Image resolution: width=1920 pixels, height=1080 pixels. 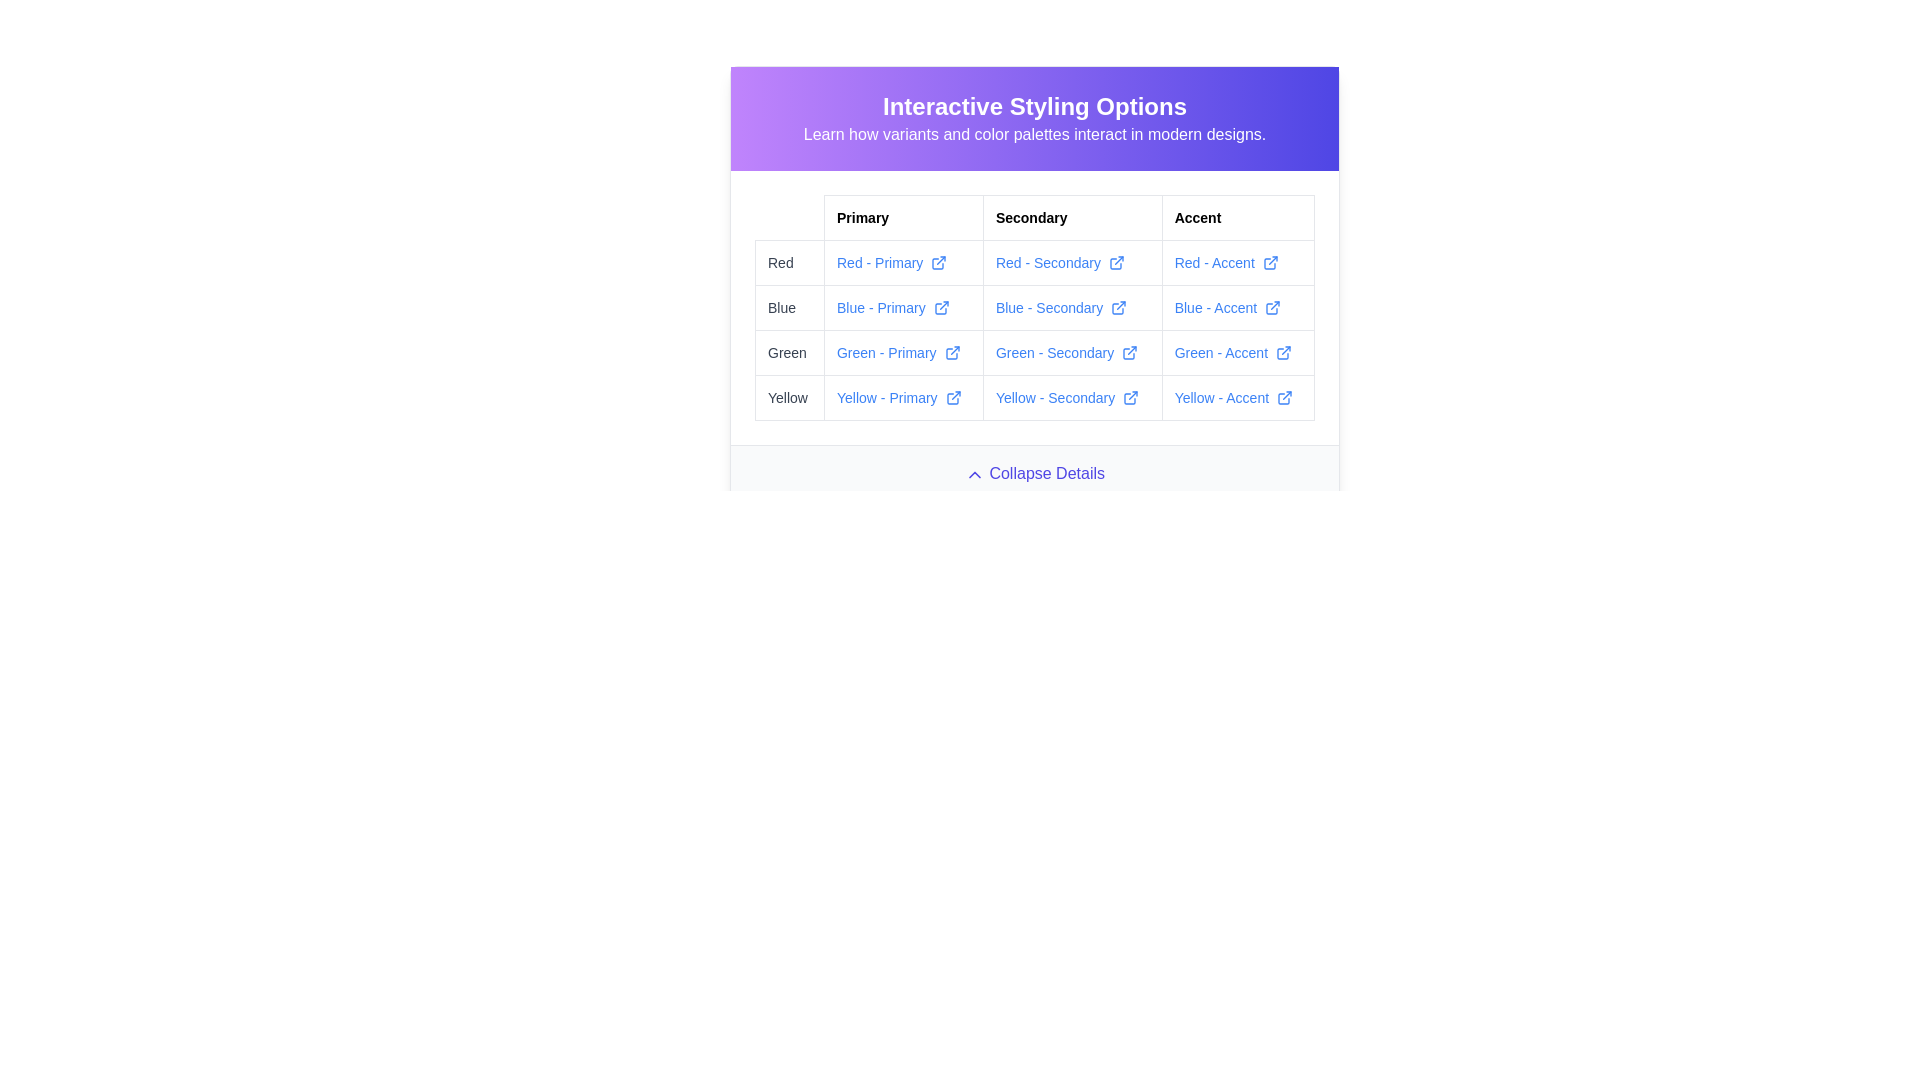 What do you see at coordinates (1232, 352) in the screenshot?
I see `the 'Green - Accent' hyperlink with an external link icon located` at bounding box center [1232, 352].